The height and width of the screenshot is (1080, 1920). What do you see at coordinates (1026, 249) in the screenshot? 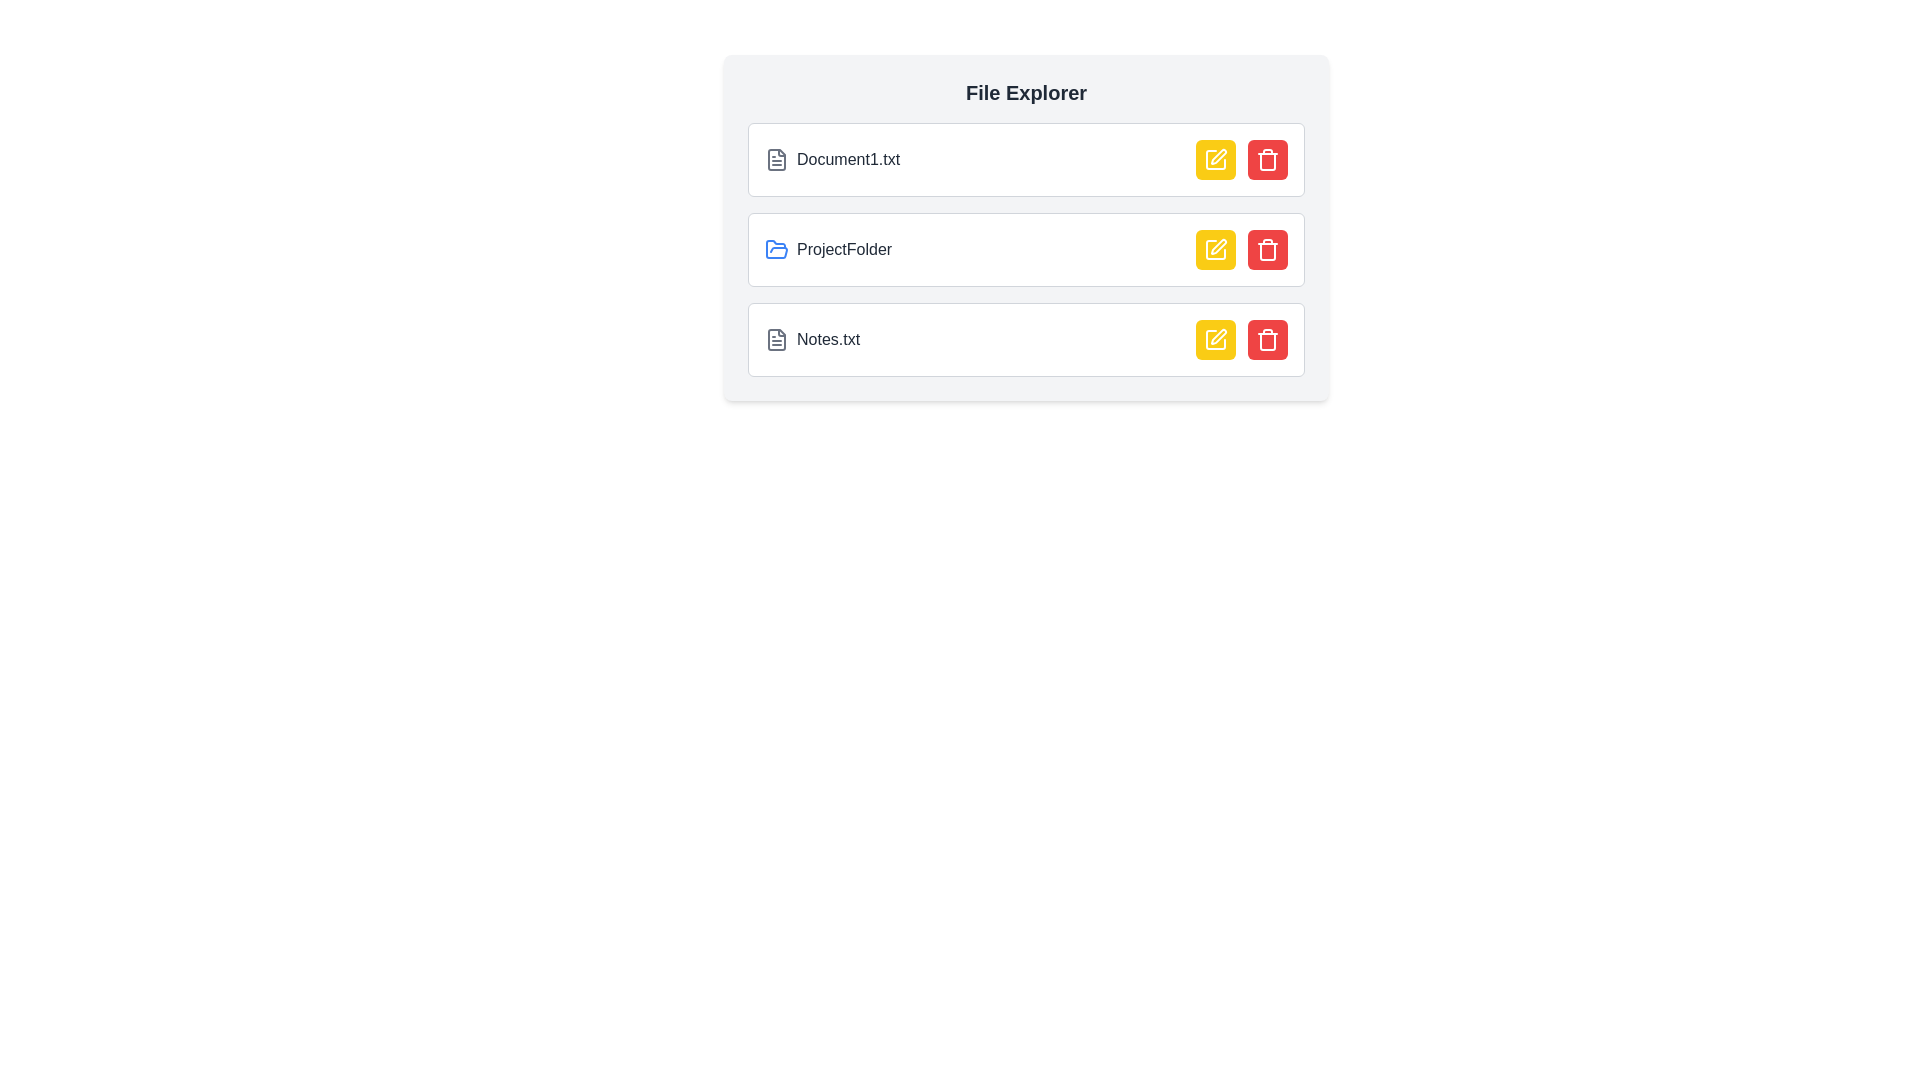
I see `the second row of the List Item in the File Explorer section, which is positioned between 'Document1.txt' and 'Notes.txt'` at bounding box center [1026, 249].